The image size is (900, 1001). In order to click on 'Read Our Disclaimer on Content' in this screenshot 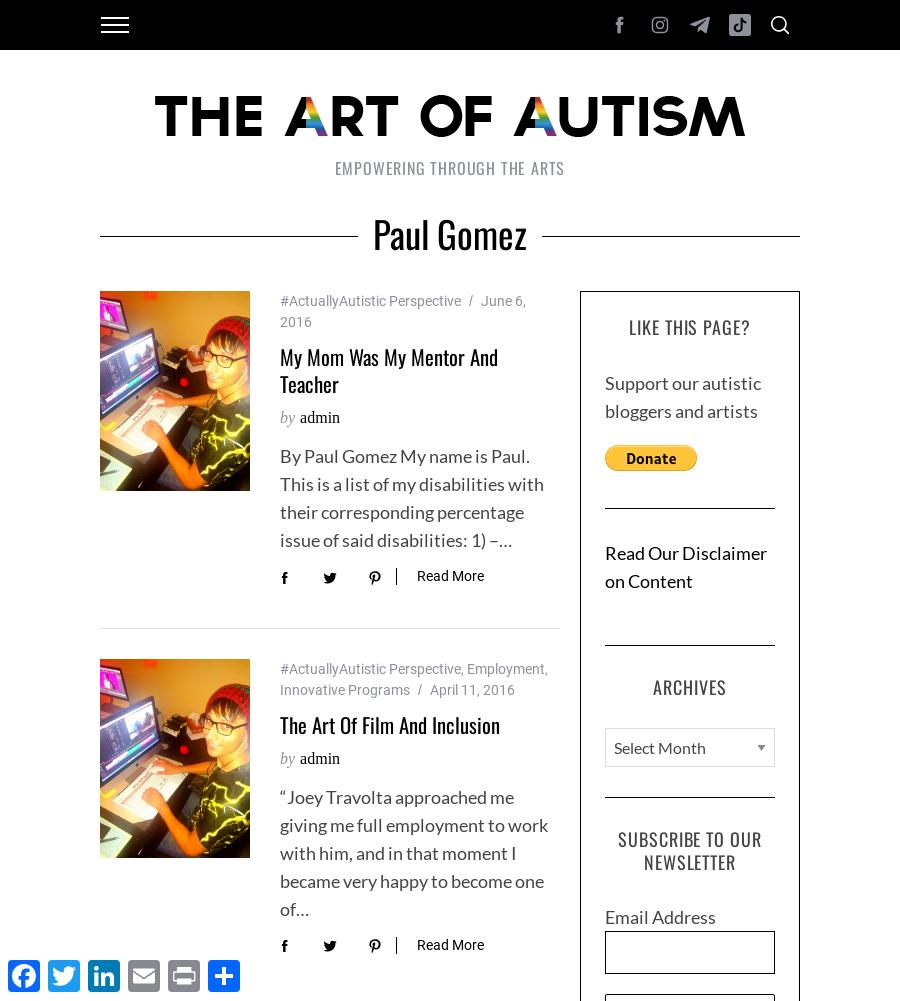, I will do `click(604, 564)`.